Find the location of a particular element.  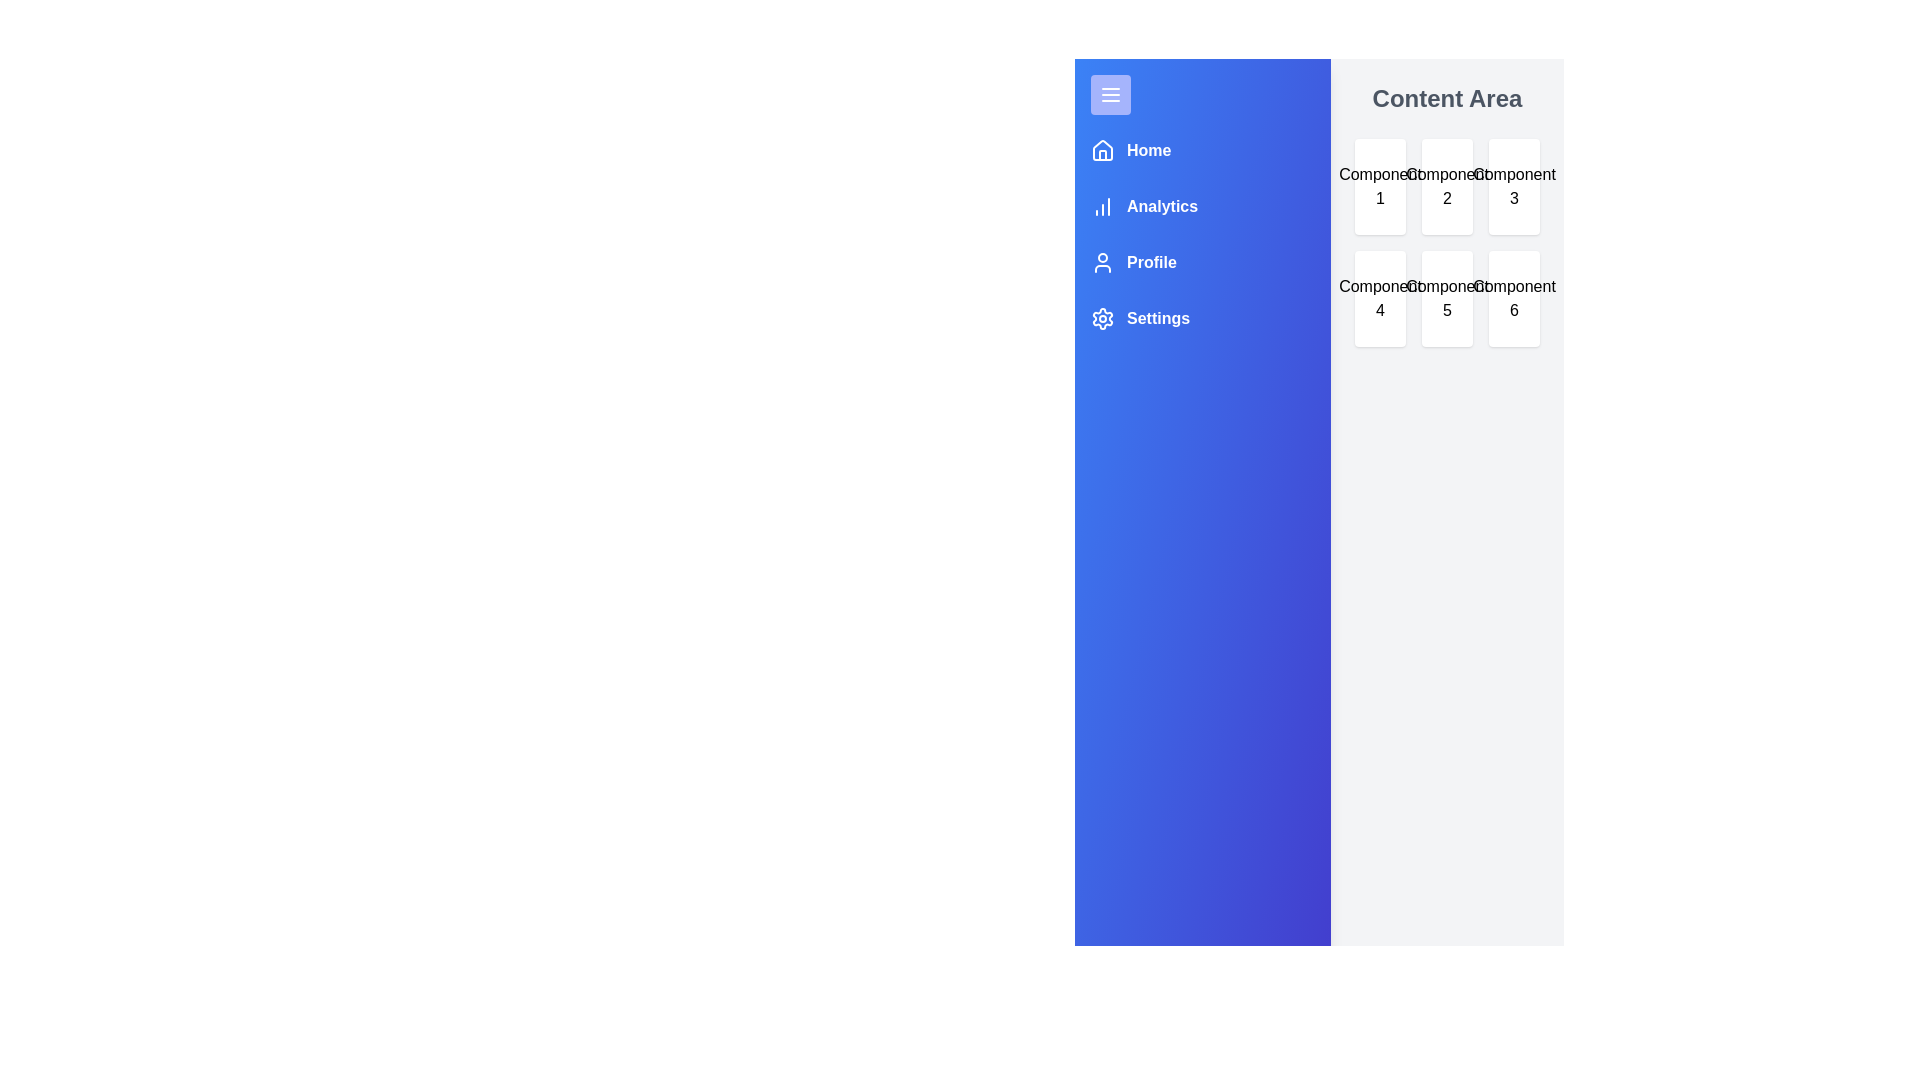

the menu item Settings to view its tooltip is located at coordinates (1141, 318).